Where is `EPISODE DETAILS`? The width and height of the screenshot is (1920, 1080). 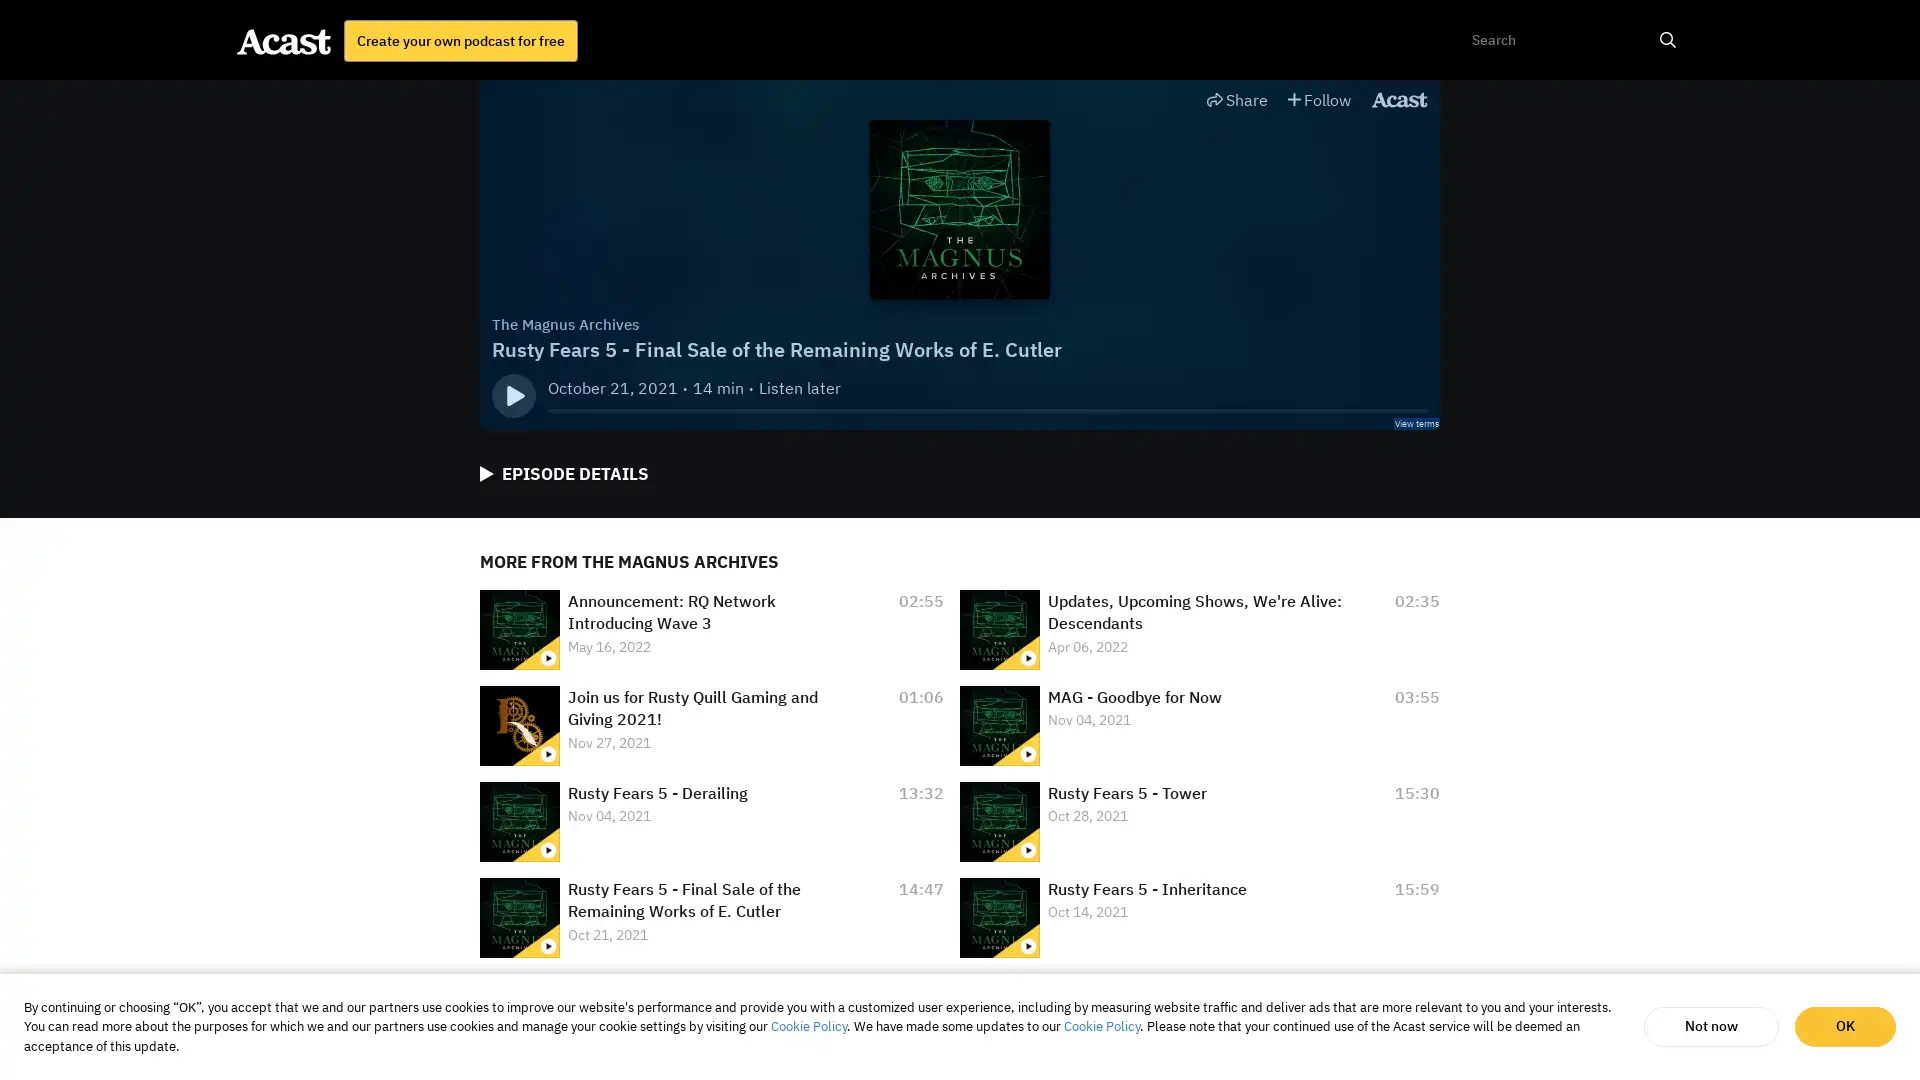
EPISODE DETAILS is located at coordinates (563, 474).